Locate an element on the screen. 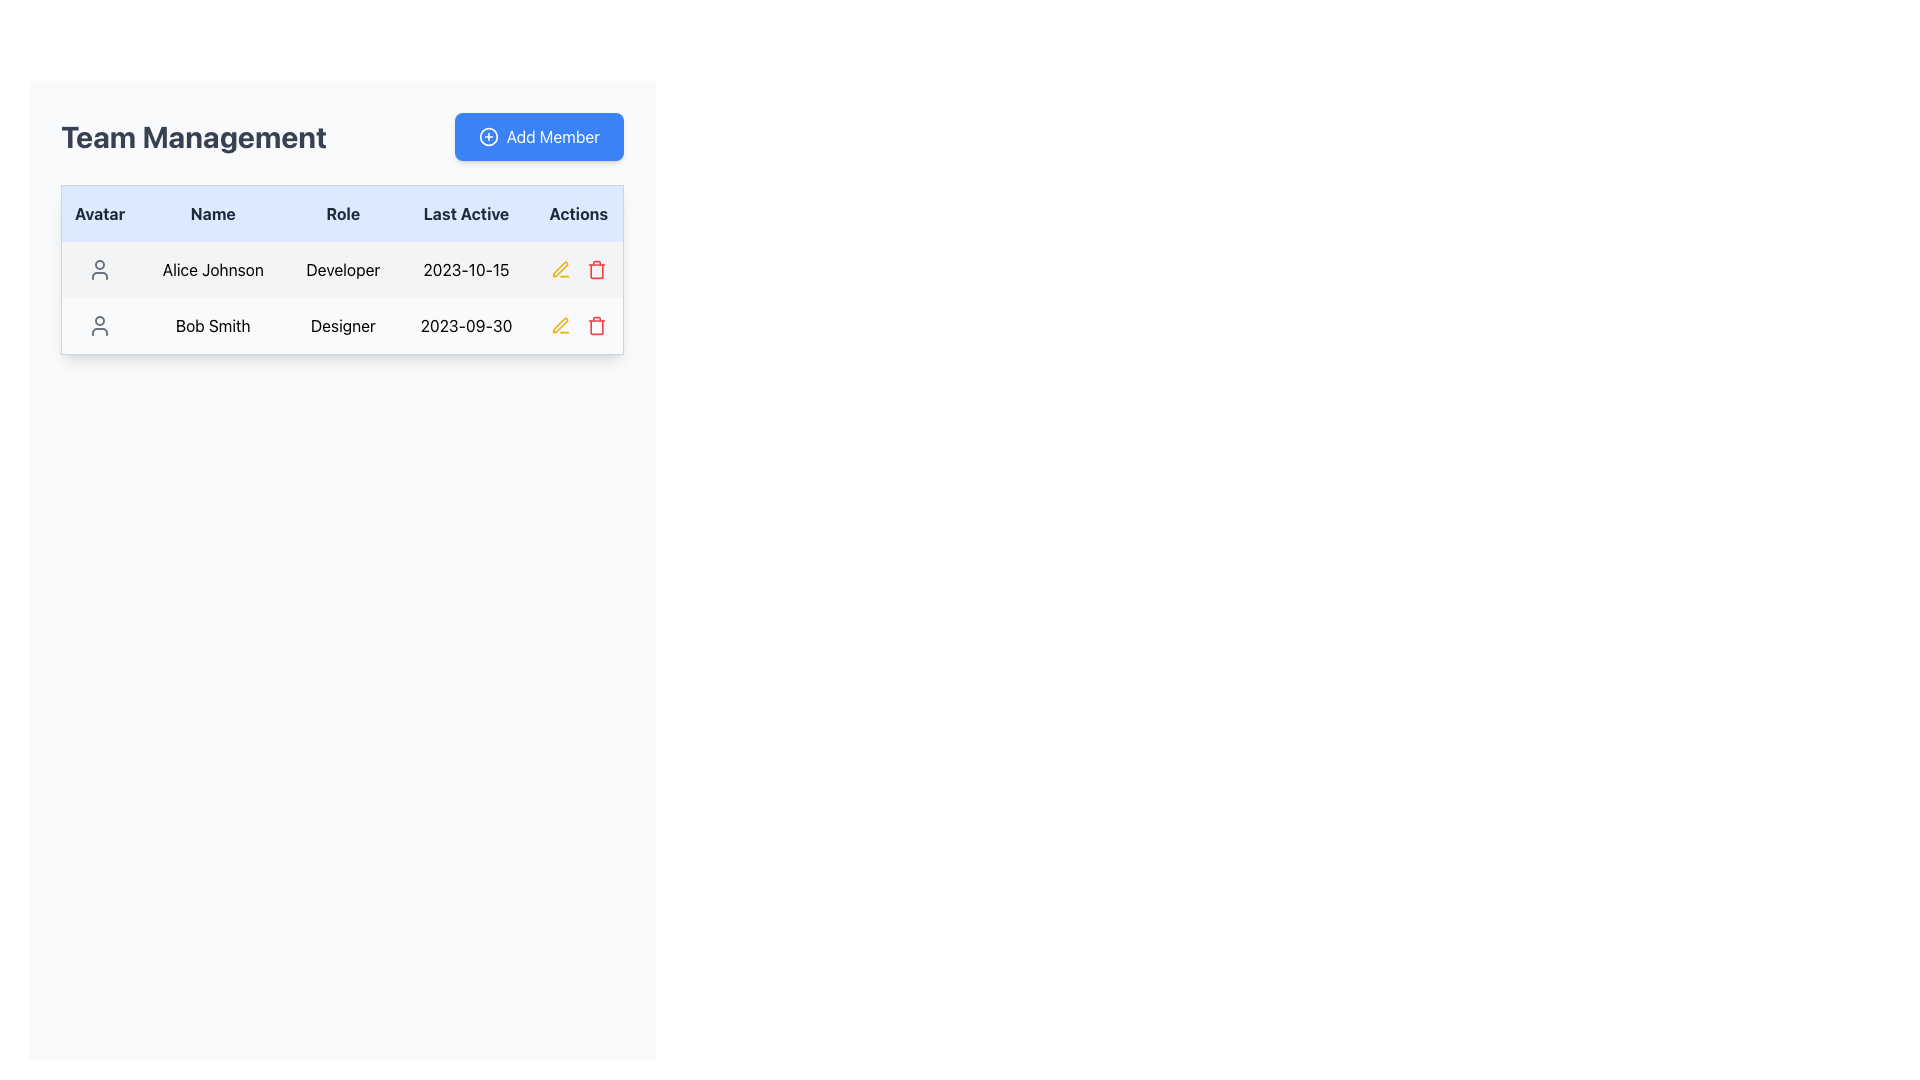 Image resolution: width=1920 pixels, height=1080 pixels. the header label that categorizes the contents of the column below it, located between the 'Name' and 'Last Active' headers is located at coordinates (343, 213).